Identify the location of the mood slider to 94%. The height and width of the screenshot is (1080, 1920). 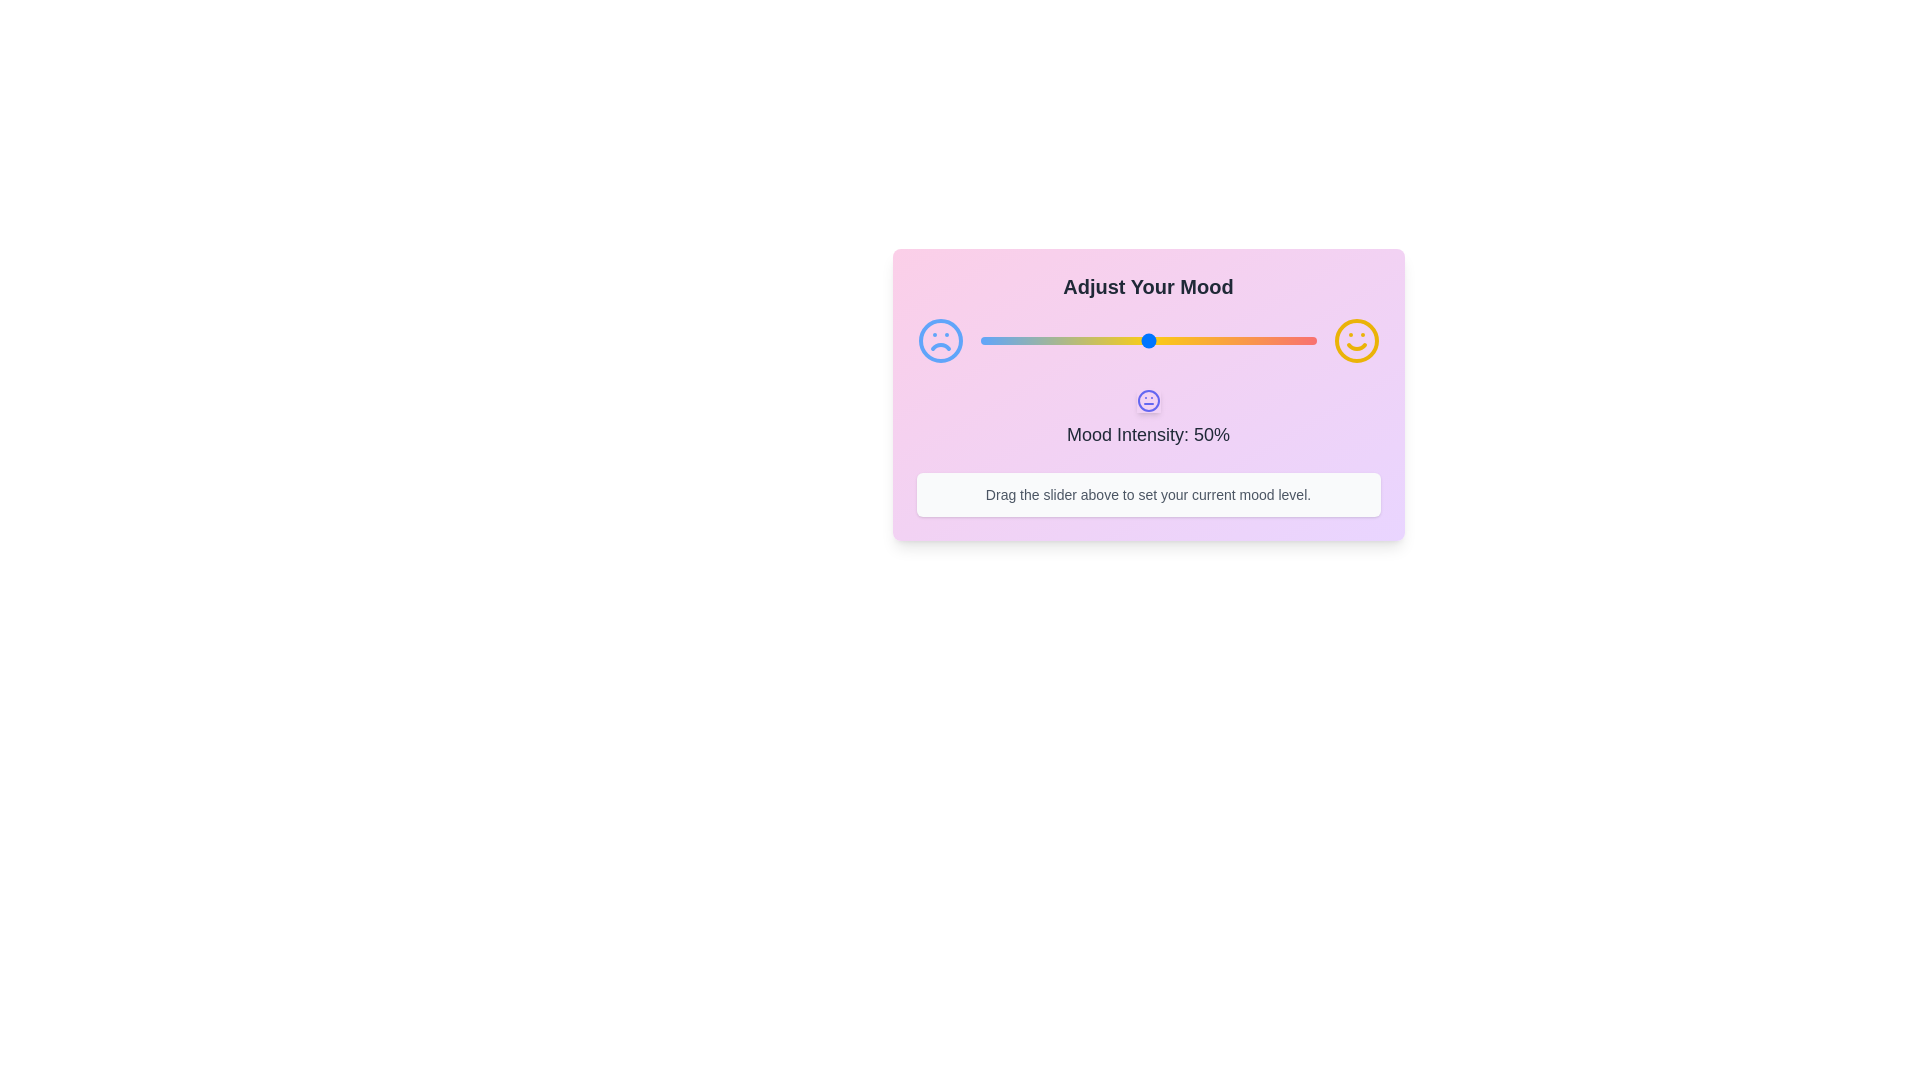
(1296, 339).